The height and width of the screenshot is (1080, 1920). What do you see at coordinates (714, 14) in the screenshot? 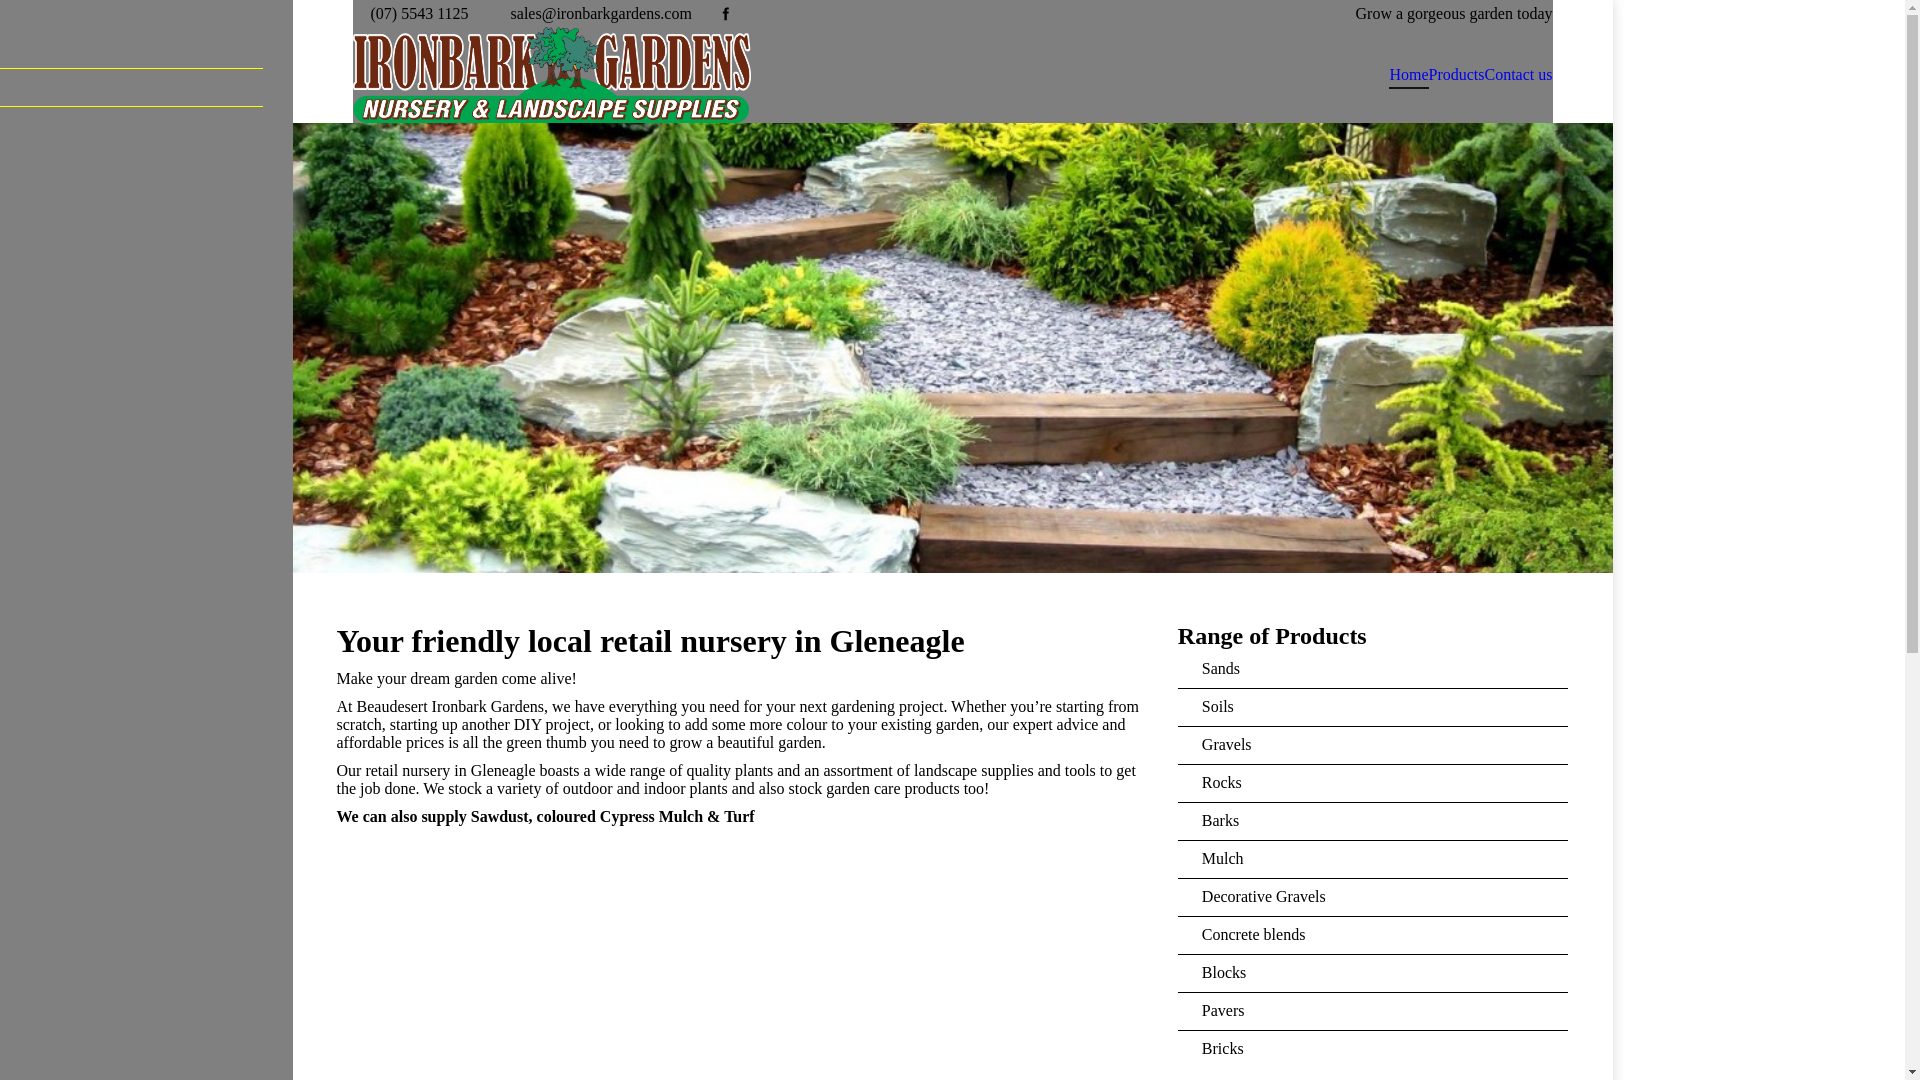
I see `'Facebook'` at bounding box center [714, 14].